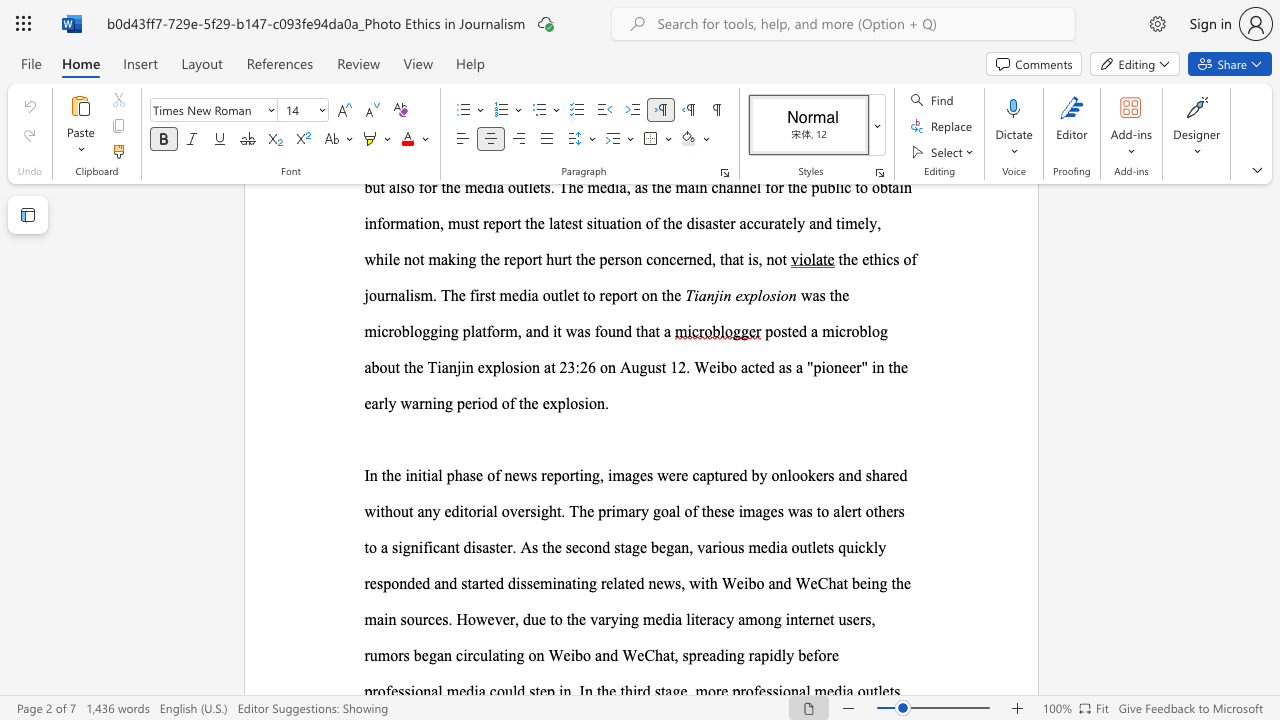  What do you see at coordinates (657, 475) in the screenshot?
I see `the subset text "were captured by onlookers and shared without any editorial overs" within the text "phase of news reporting, images were captured by onlookers and shared without any editorial oversight. The primary goal of these images was to alert others to a significant disaster. As the second stage began, various media outlets quickly responded and started"` at bounding box center [657, 475].